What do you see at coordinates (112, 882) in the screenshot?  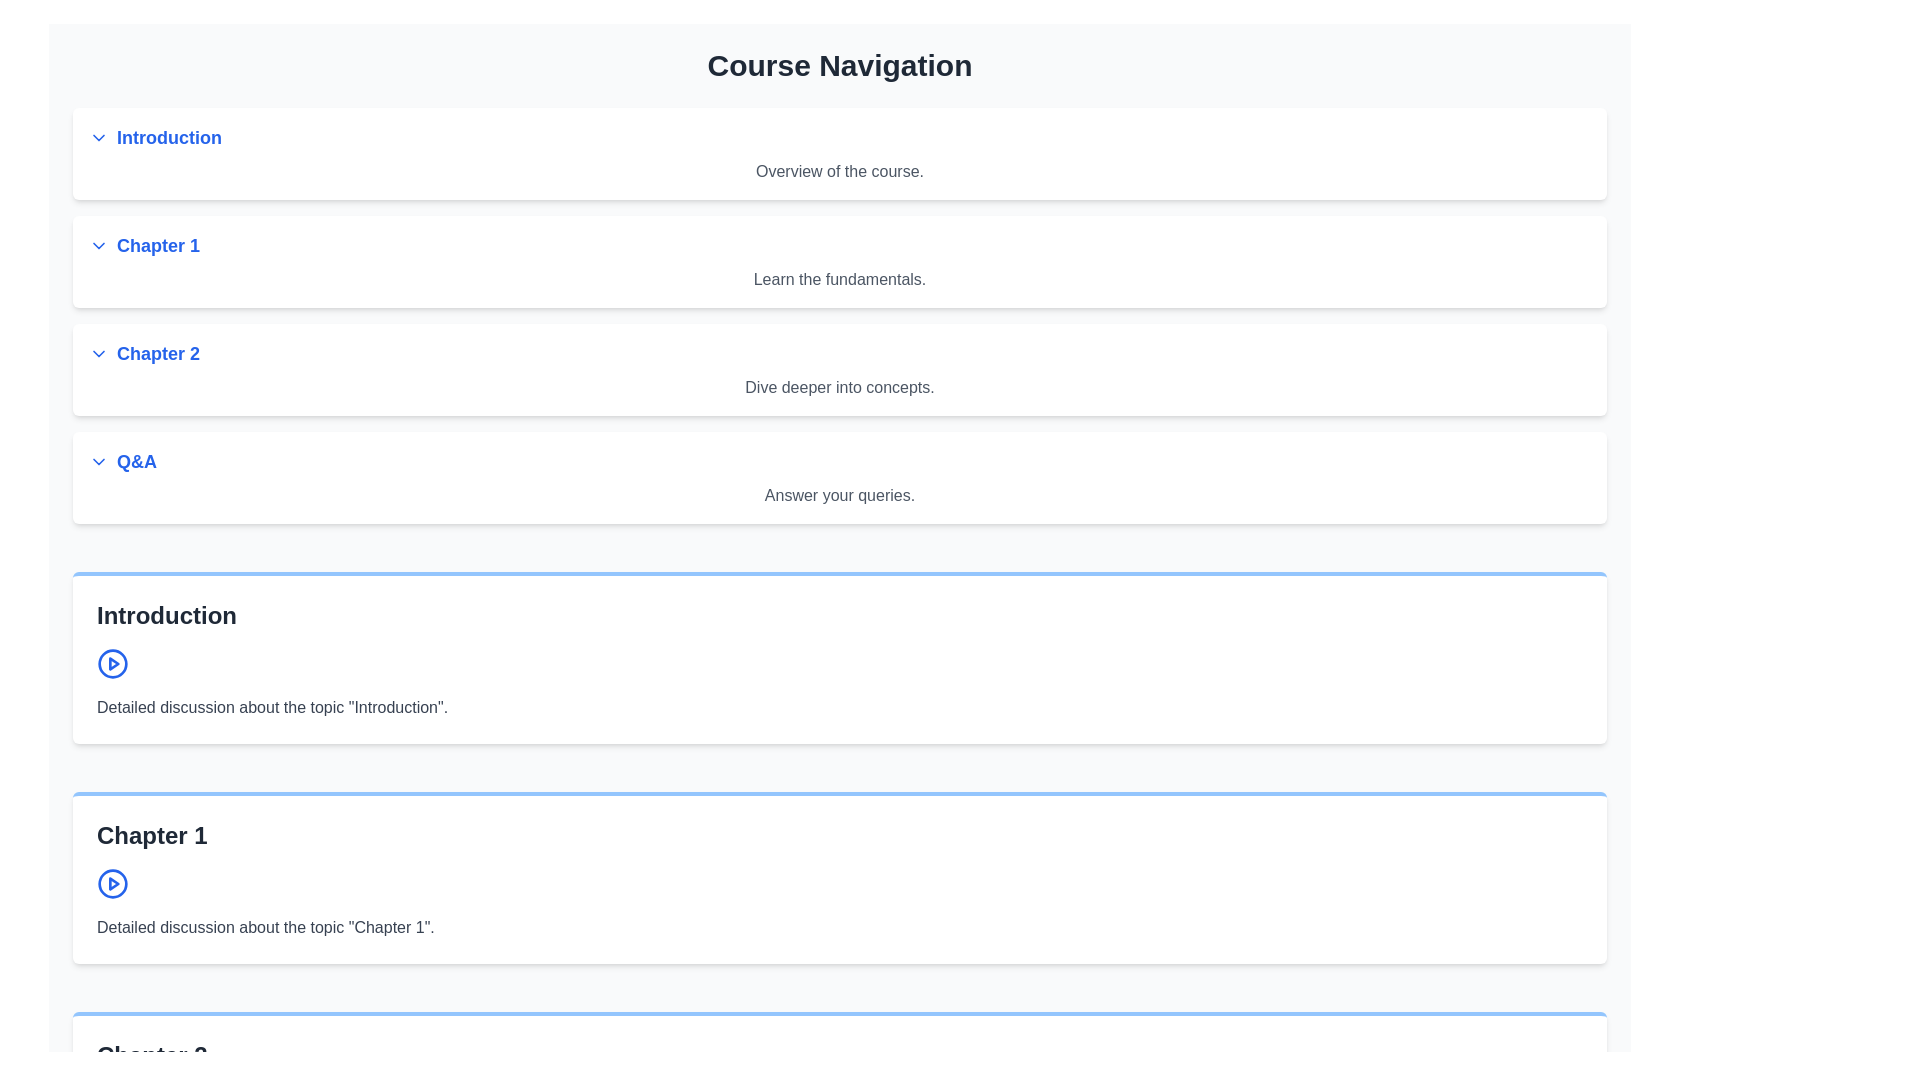 I see `the Circle SVG component that represents the circular outline of the play button beside the 'Chapter 1' header text` at bounding box center [112, 882].